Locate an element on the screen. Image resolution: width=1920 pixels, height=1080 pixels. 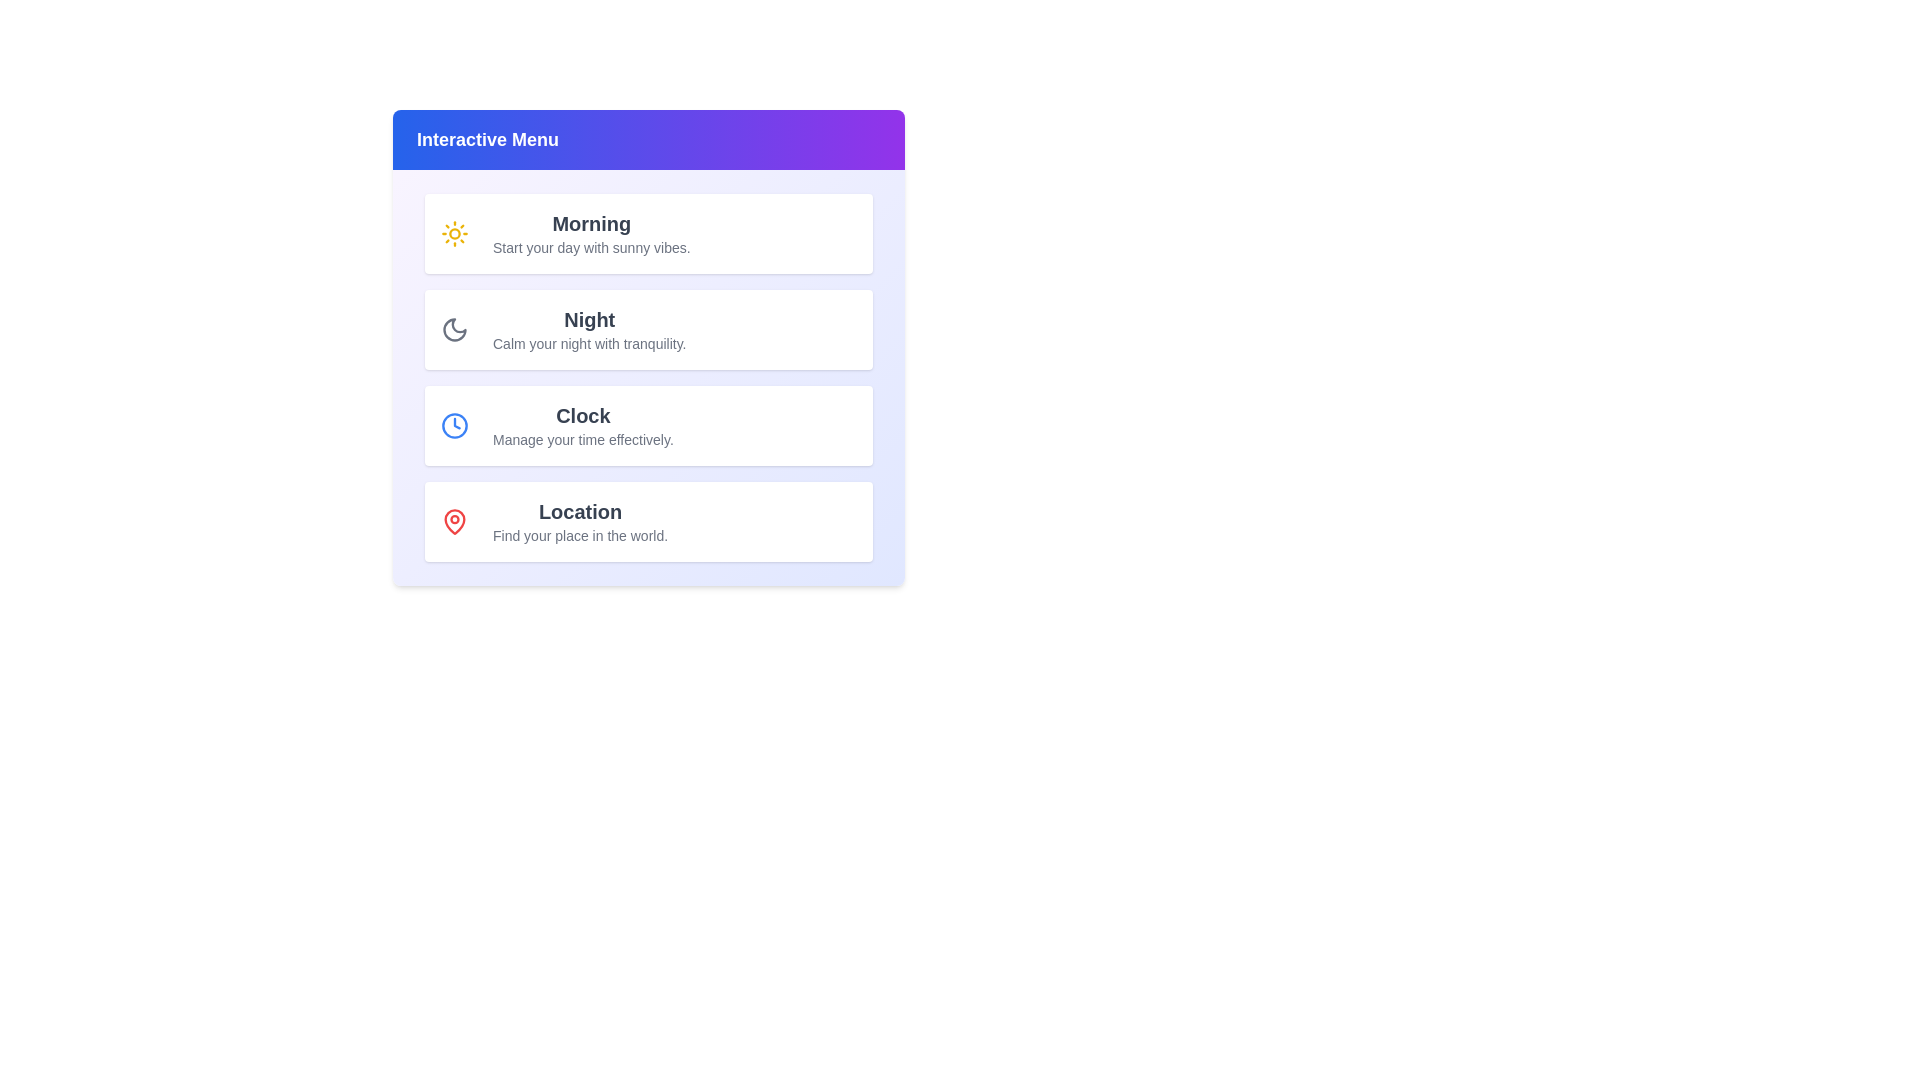
the menu option Clock is located at coordinates (648, 424).